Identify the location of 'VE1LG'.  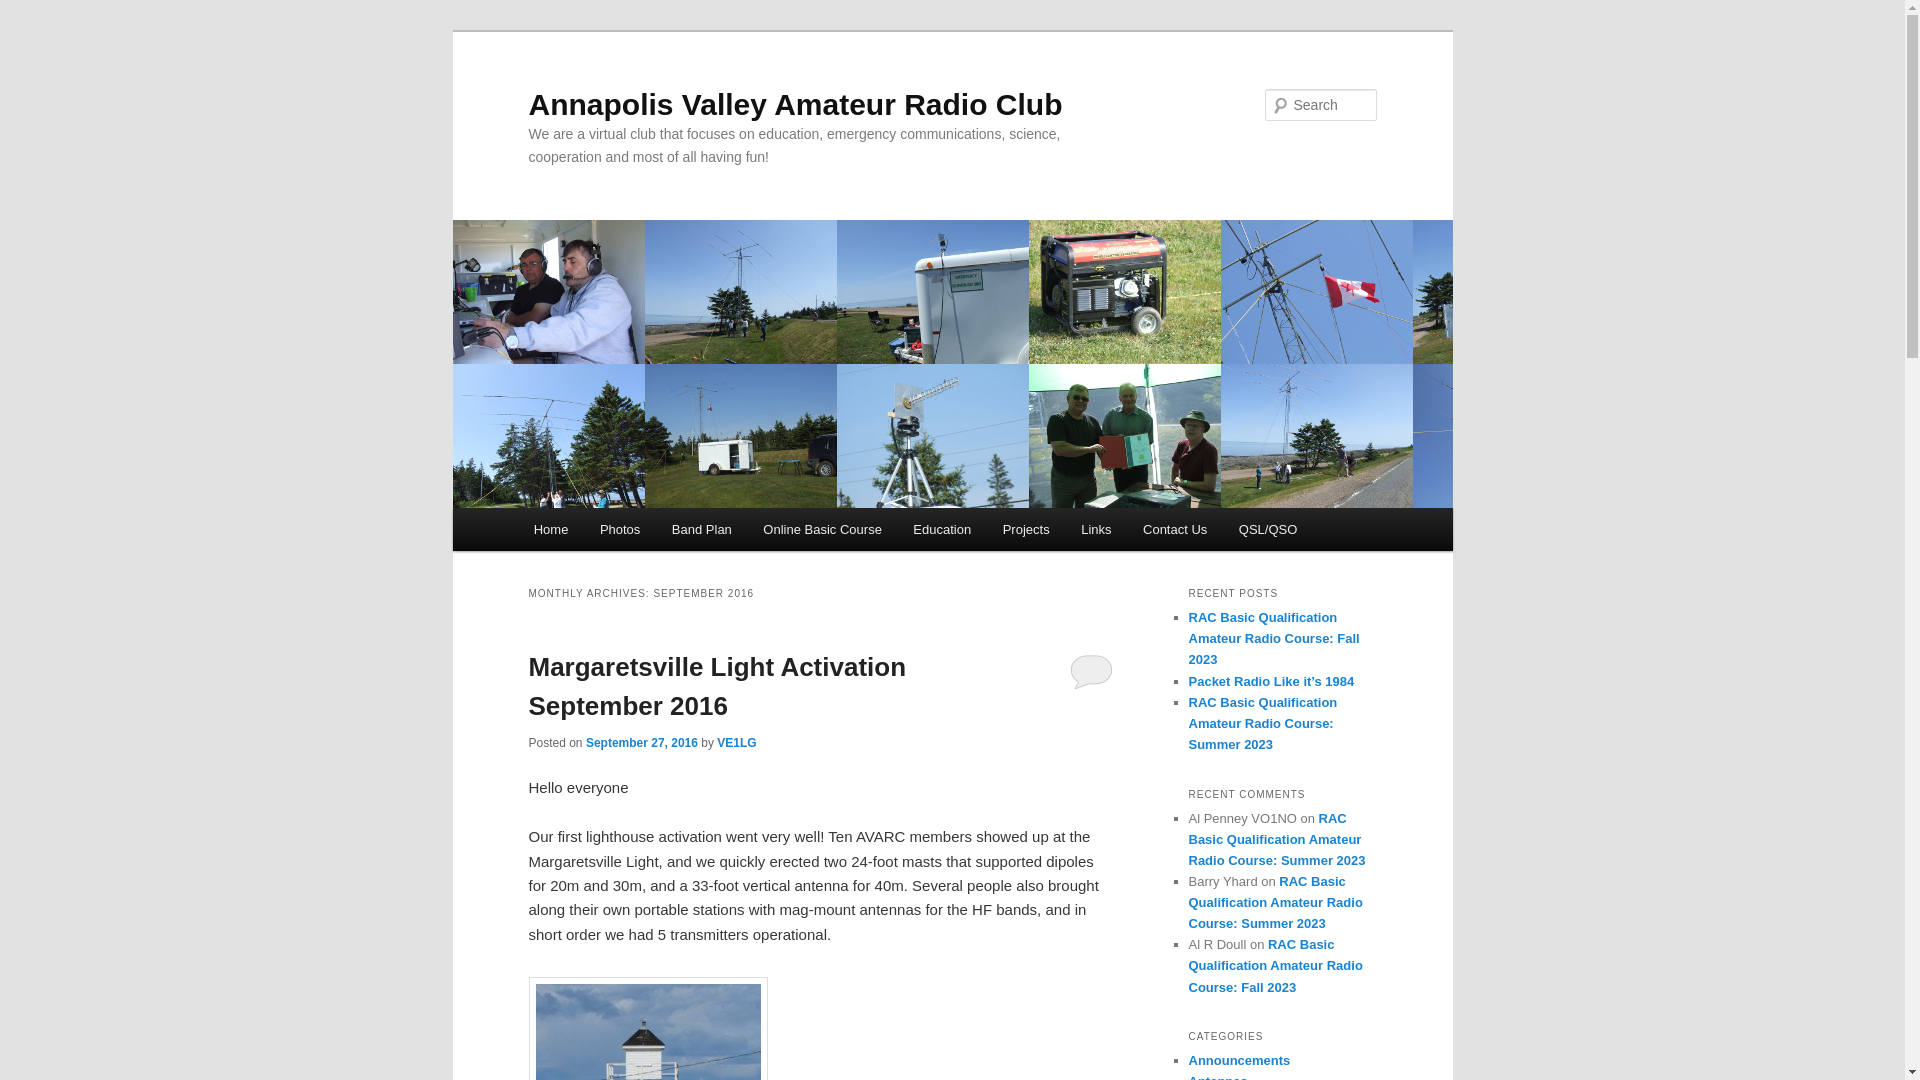
(735, 743).